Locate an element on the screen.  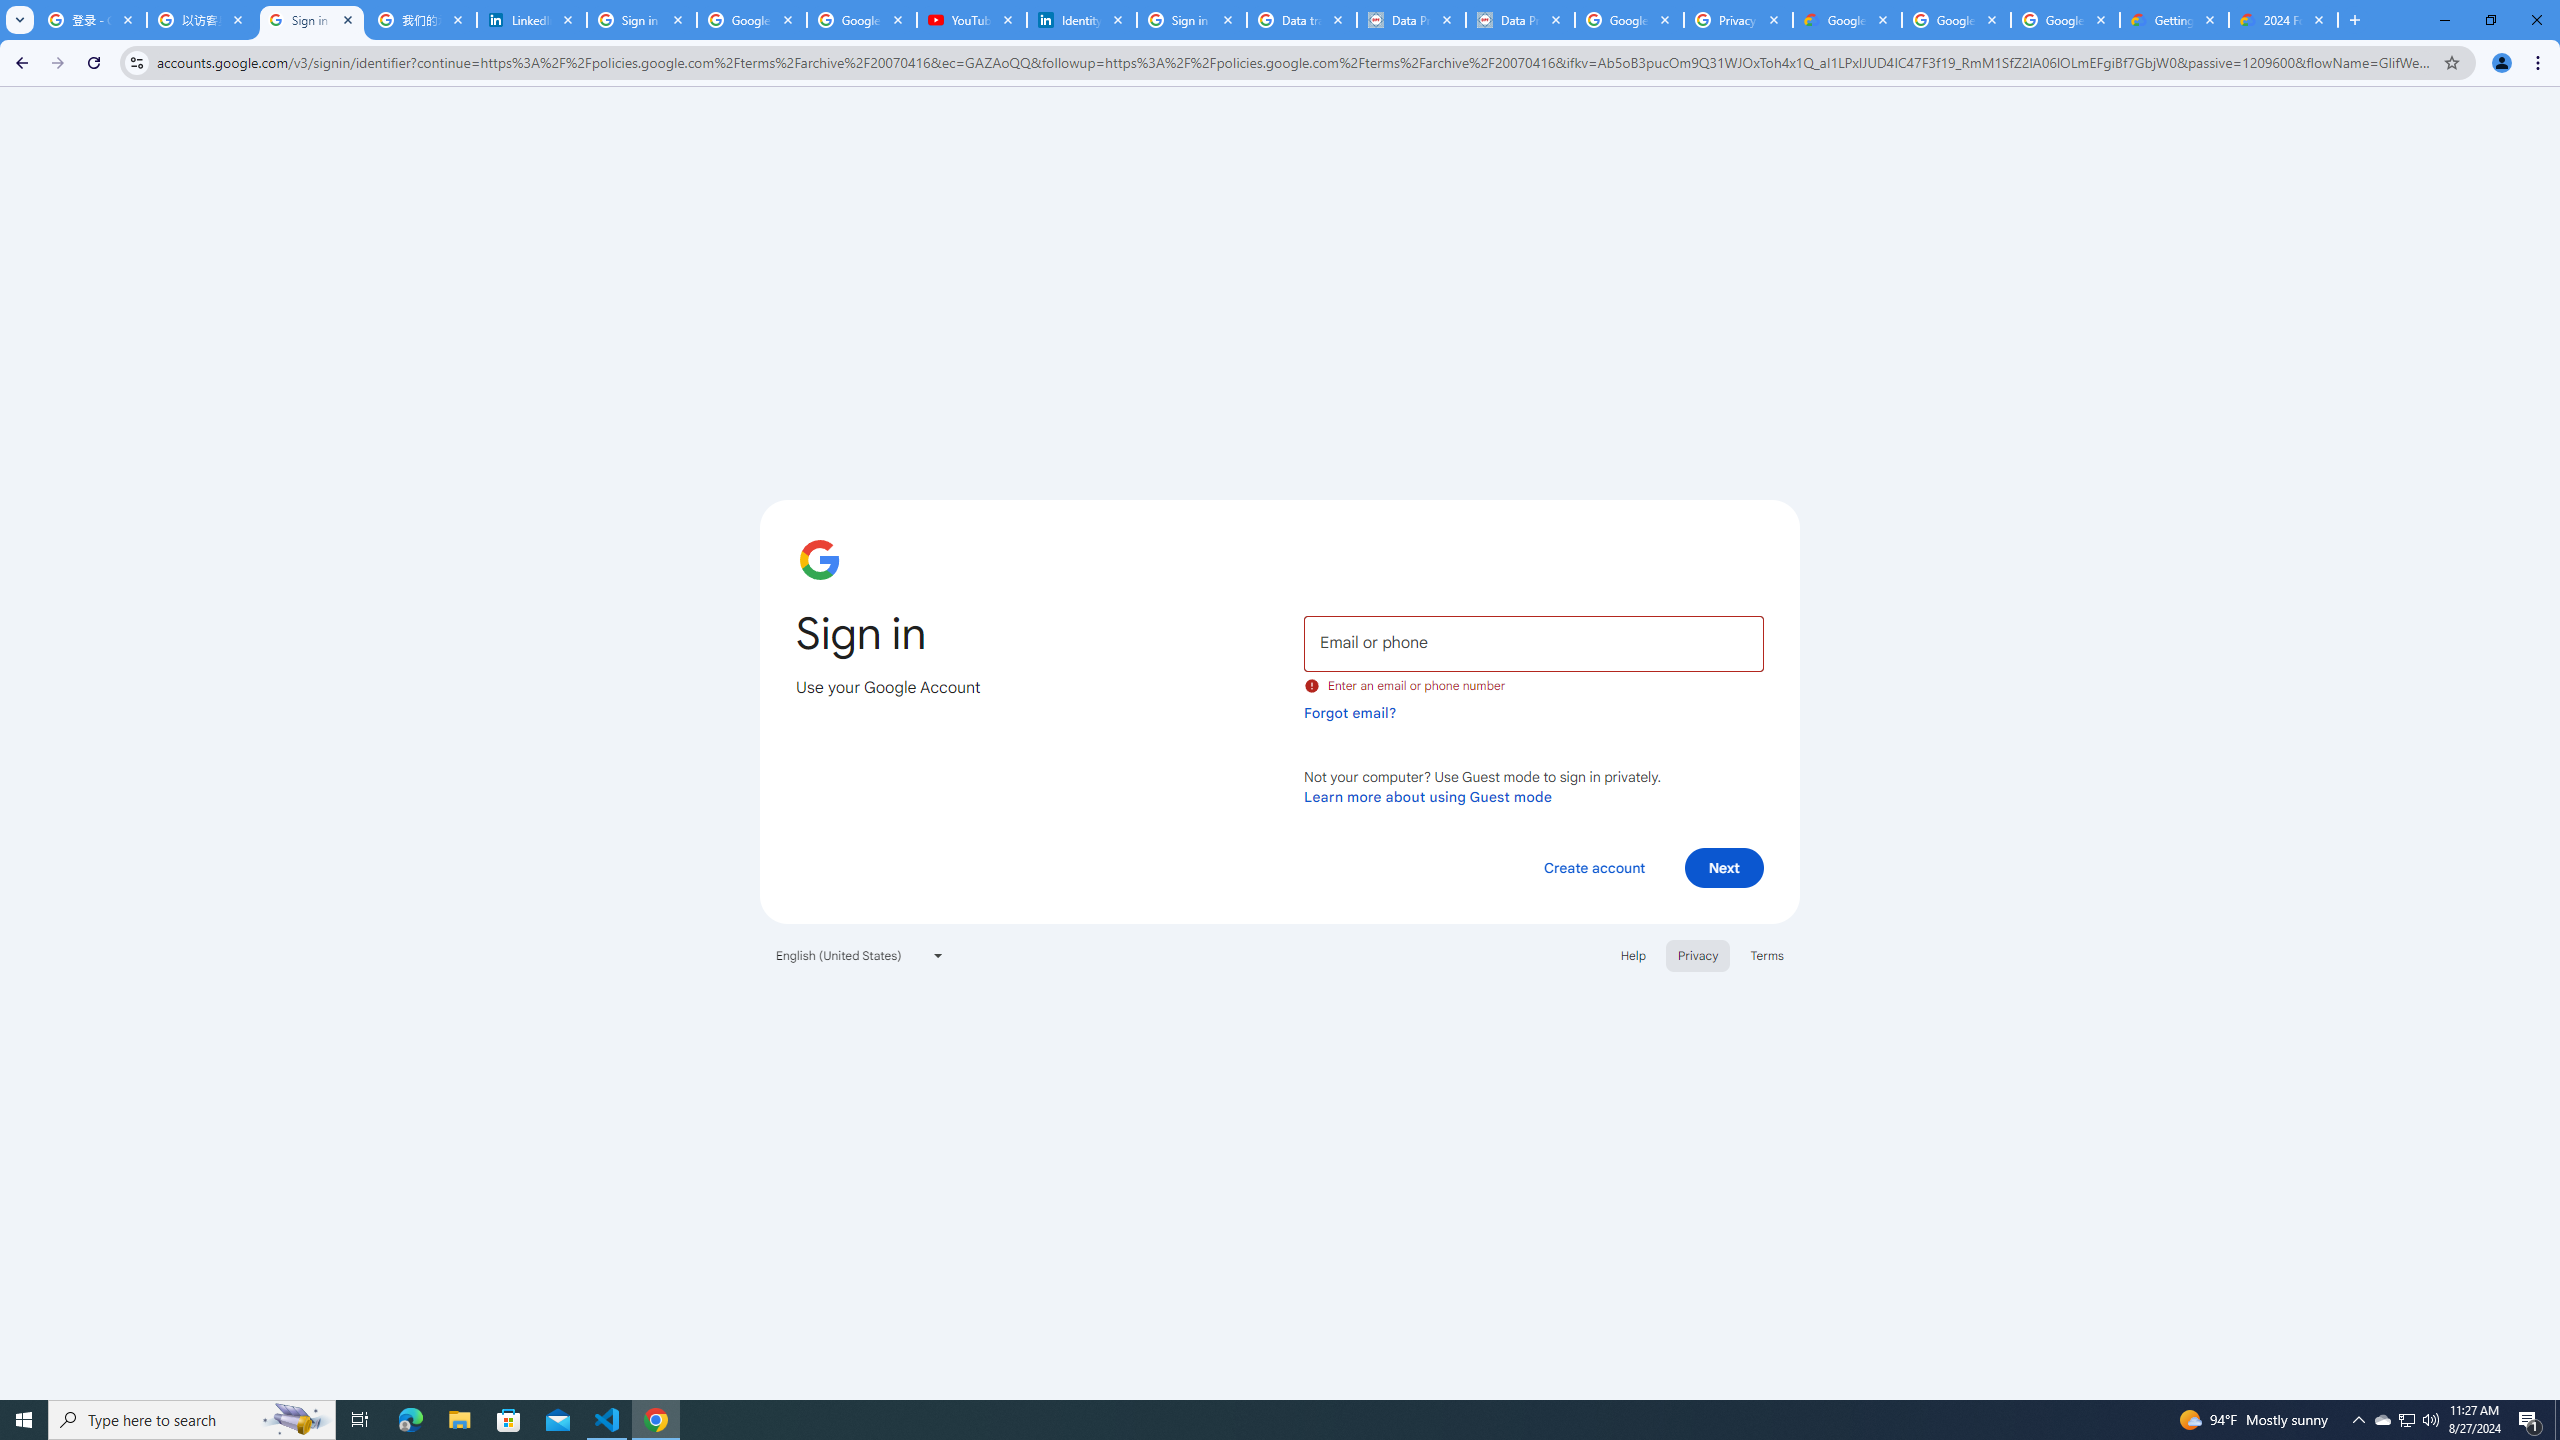
'Learn more about using Guest mode' is located at coordinates (1427, 796).